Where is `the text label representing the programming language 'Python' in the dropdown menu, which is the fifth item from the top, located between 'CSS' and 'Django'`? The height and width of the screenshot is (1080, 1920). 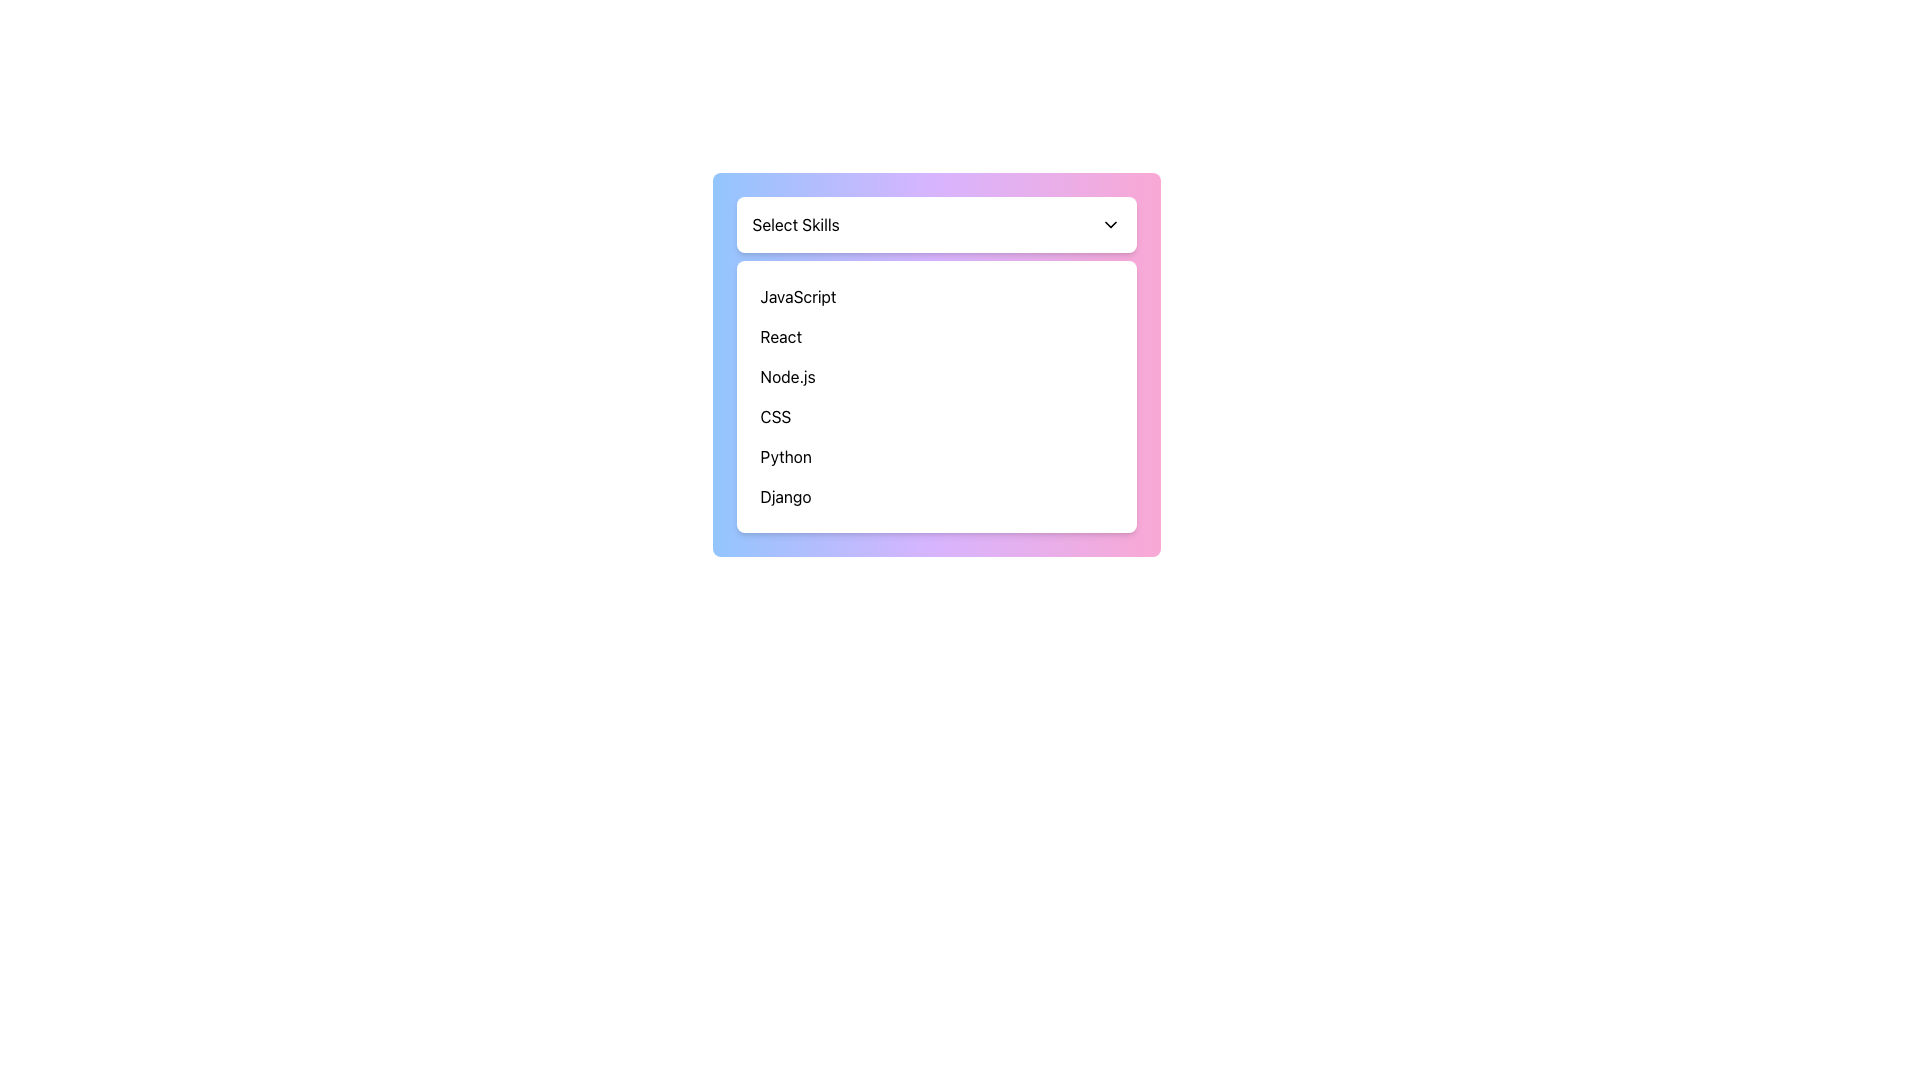 the text label representing the programming language 'Python' in the dropdown menu, which is the fifth item from the top, located between 'CSS' and 'Django' is located at coordinates (785, 456).